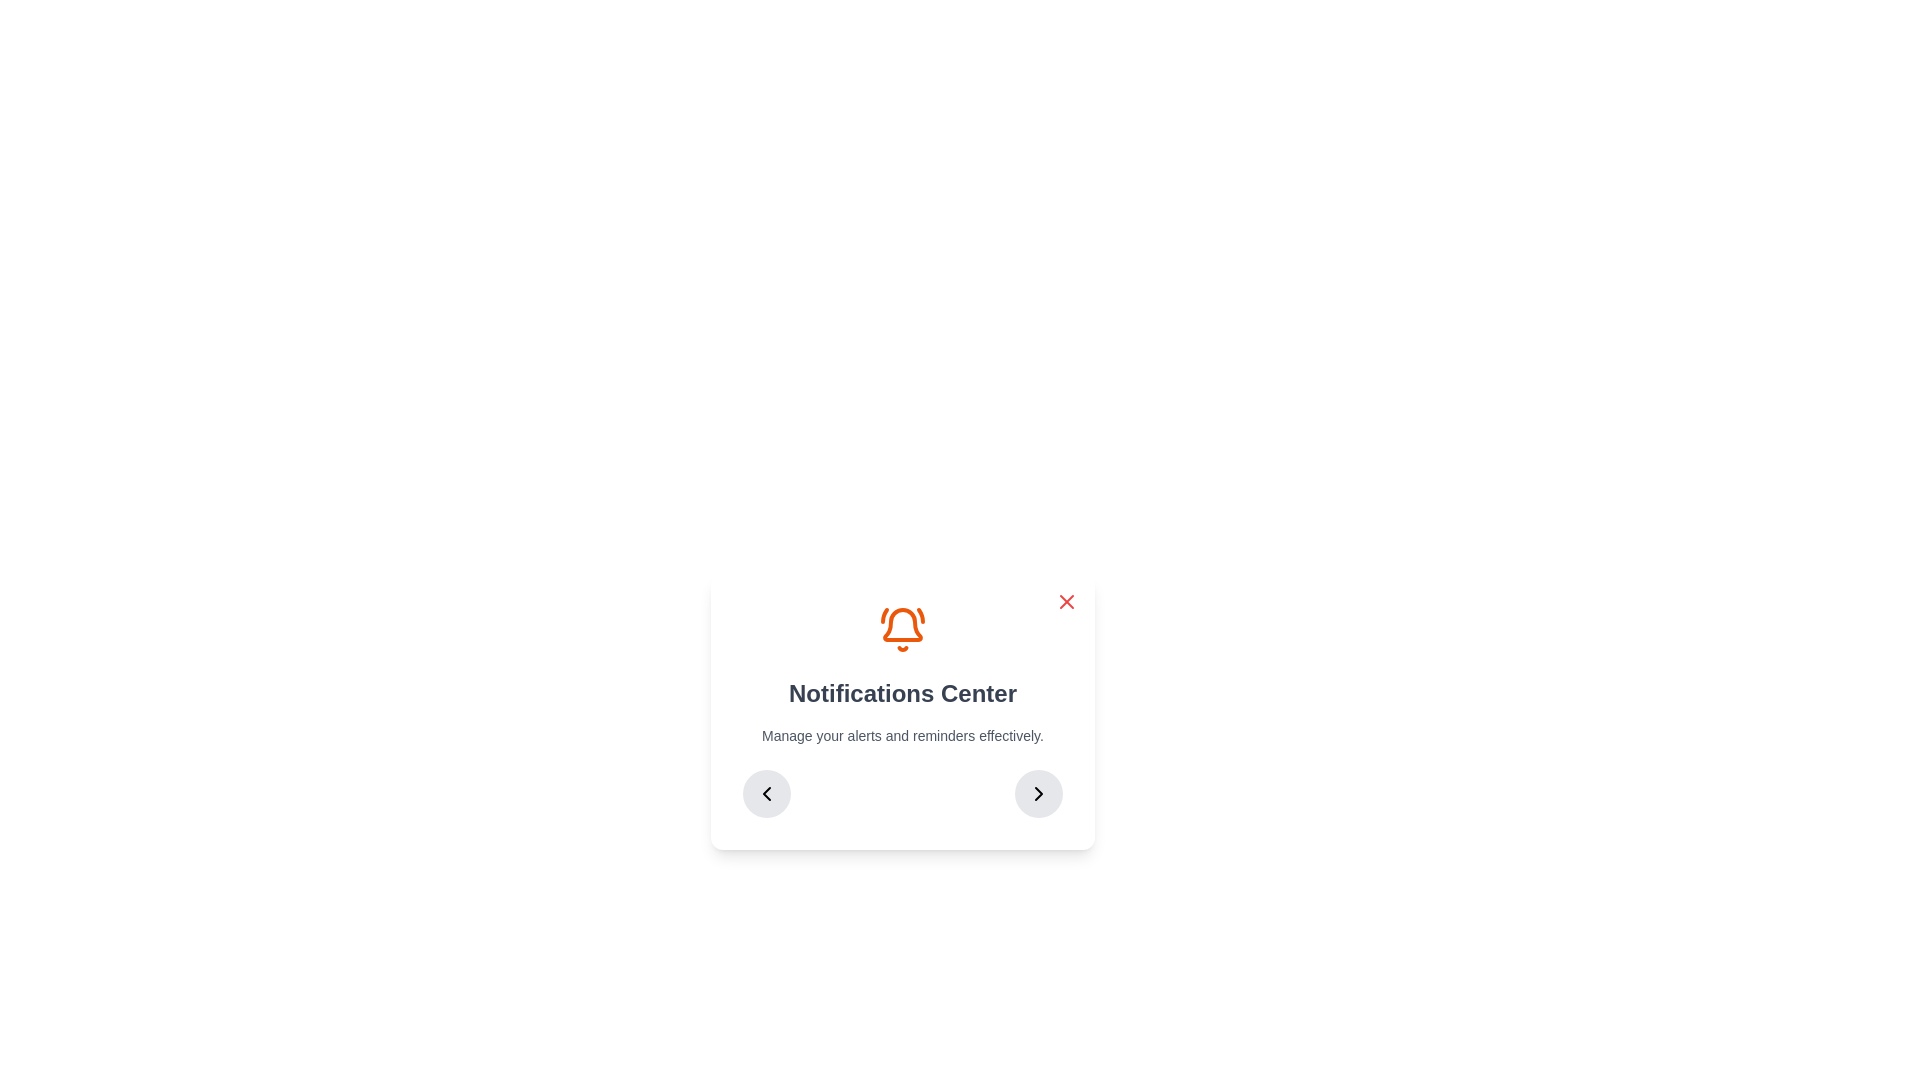 The image size is (1920, 1080). I want to click on the navigation arrow icon located in the center of the right-side area of the notification card, so click(1038, 793).